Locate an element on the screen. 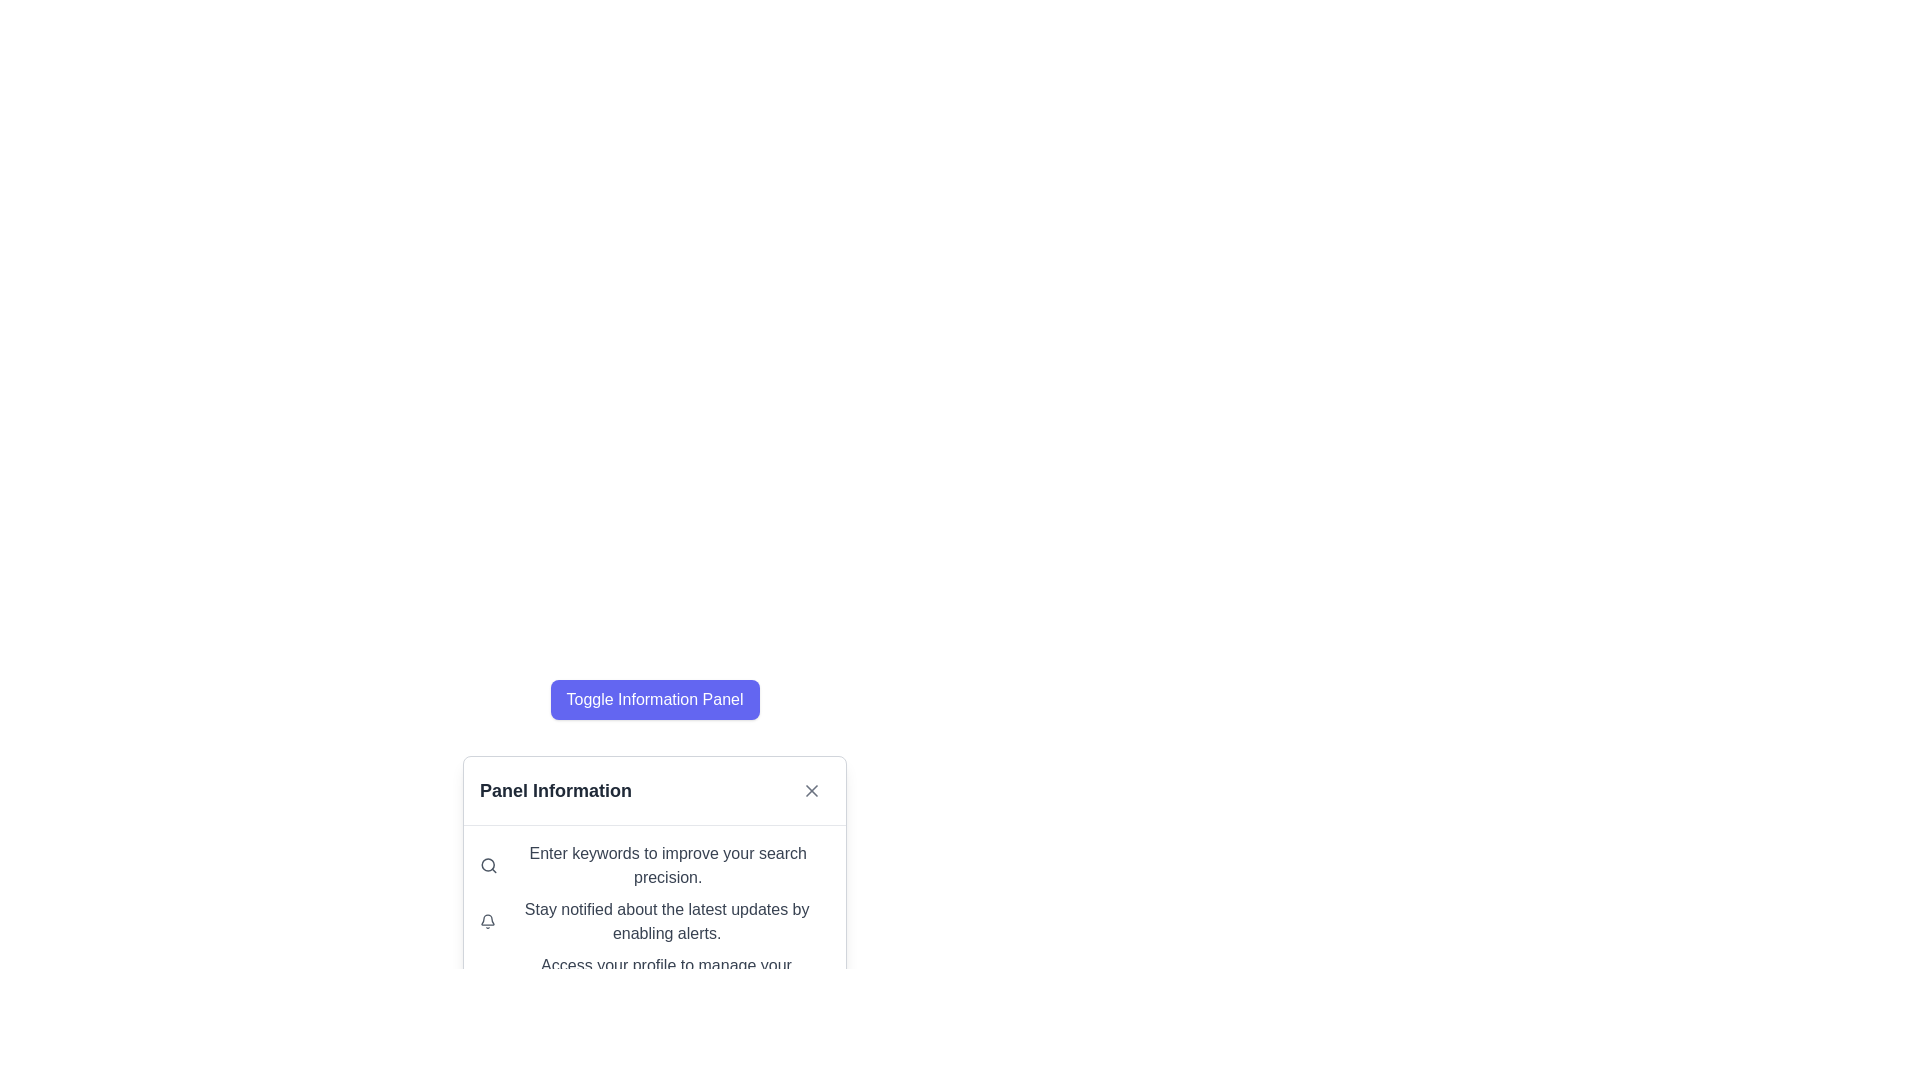 The image size is (1920, 1080). the close button located in the top-right corner of the 'Panel Information' is located at coordinates (811, 789).